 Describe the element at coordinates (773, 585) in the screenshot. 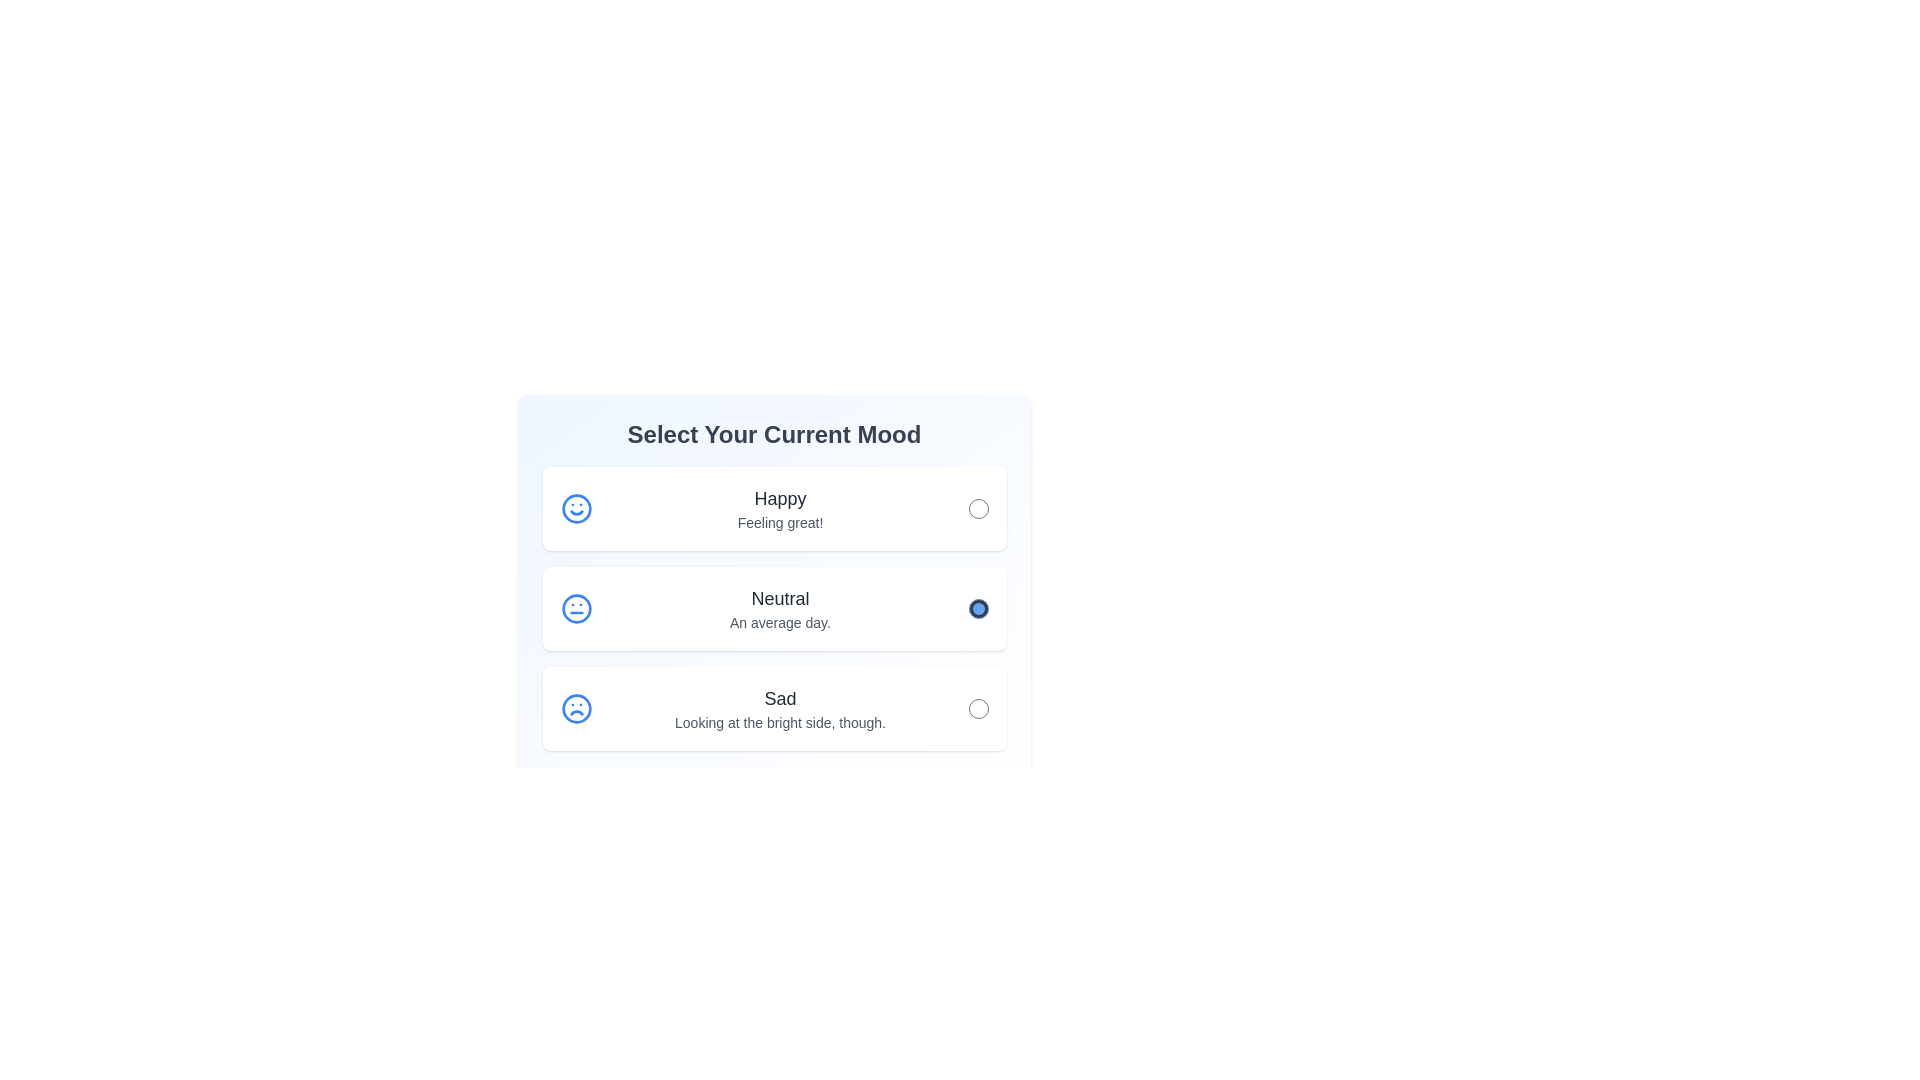

I see `the 'Neutral' mood radio button, which is the second card in a group of three mood selection options located centrally in the interface` at that location.